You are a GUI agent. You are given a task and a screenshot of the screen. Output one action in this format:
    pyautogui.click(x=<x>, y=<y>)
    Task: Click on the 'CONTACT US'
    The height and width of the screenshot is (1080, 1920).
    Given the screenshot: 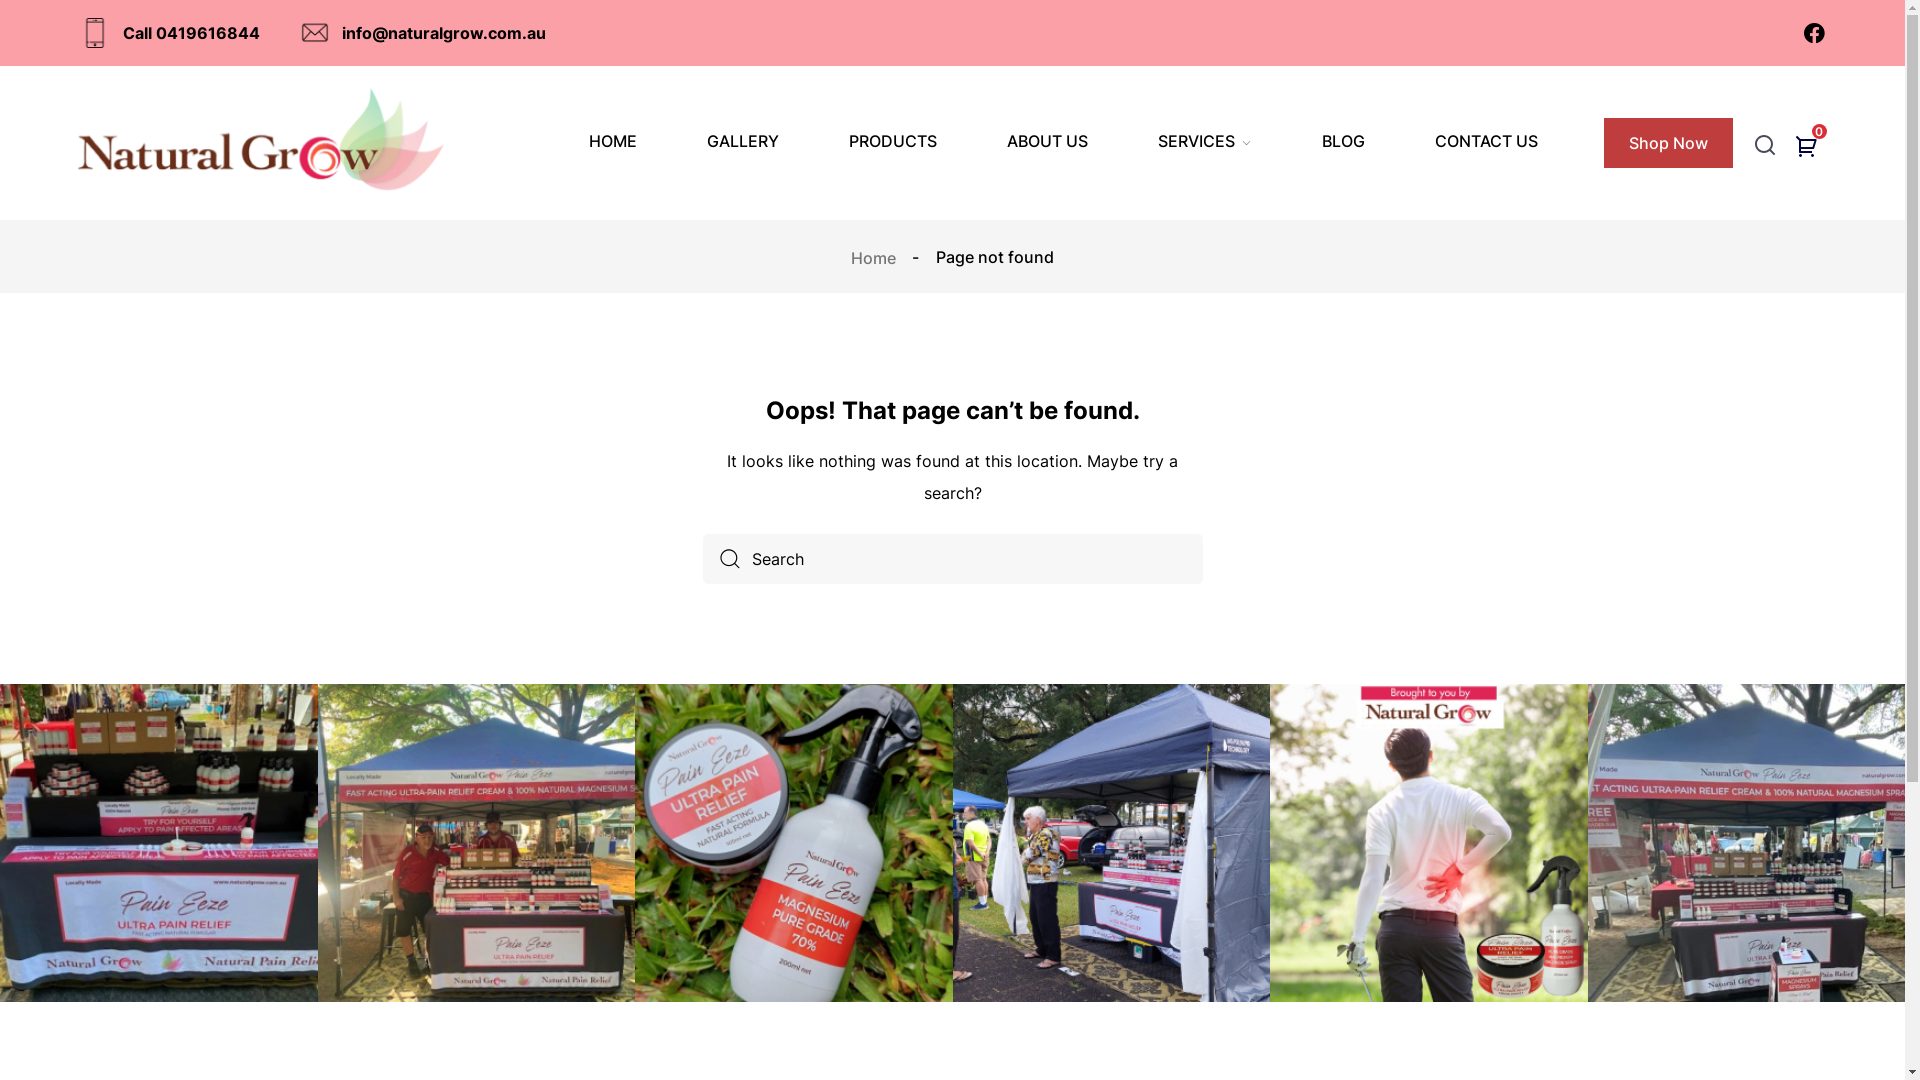 What is the action you would take?
    pyautogui.click(x=1486, y=140)
    